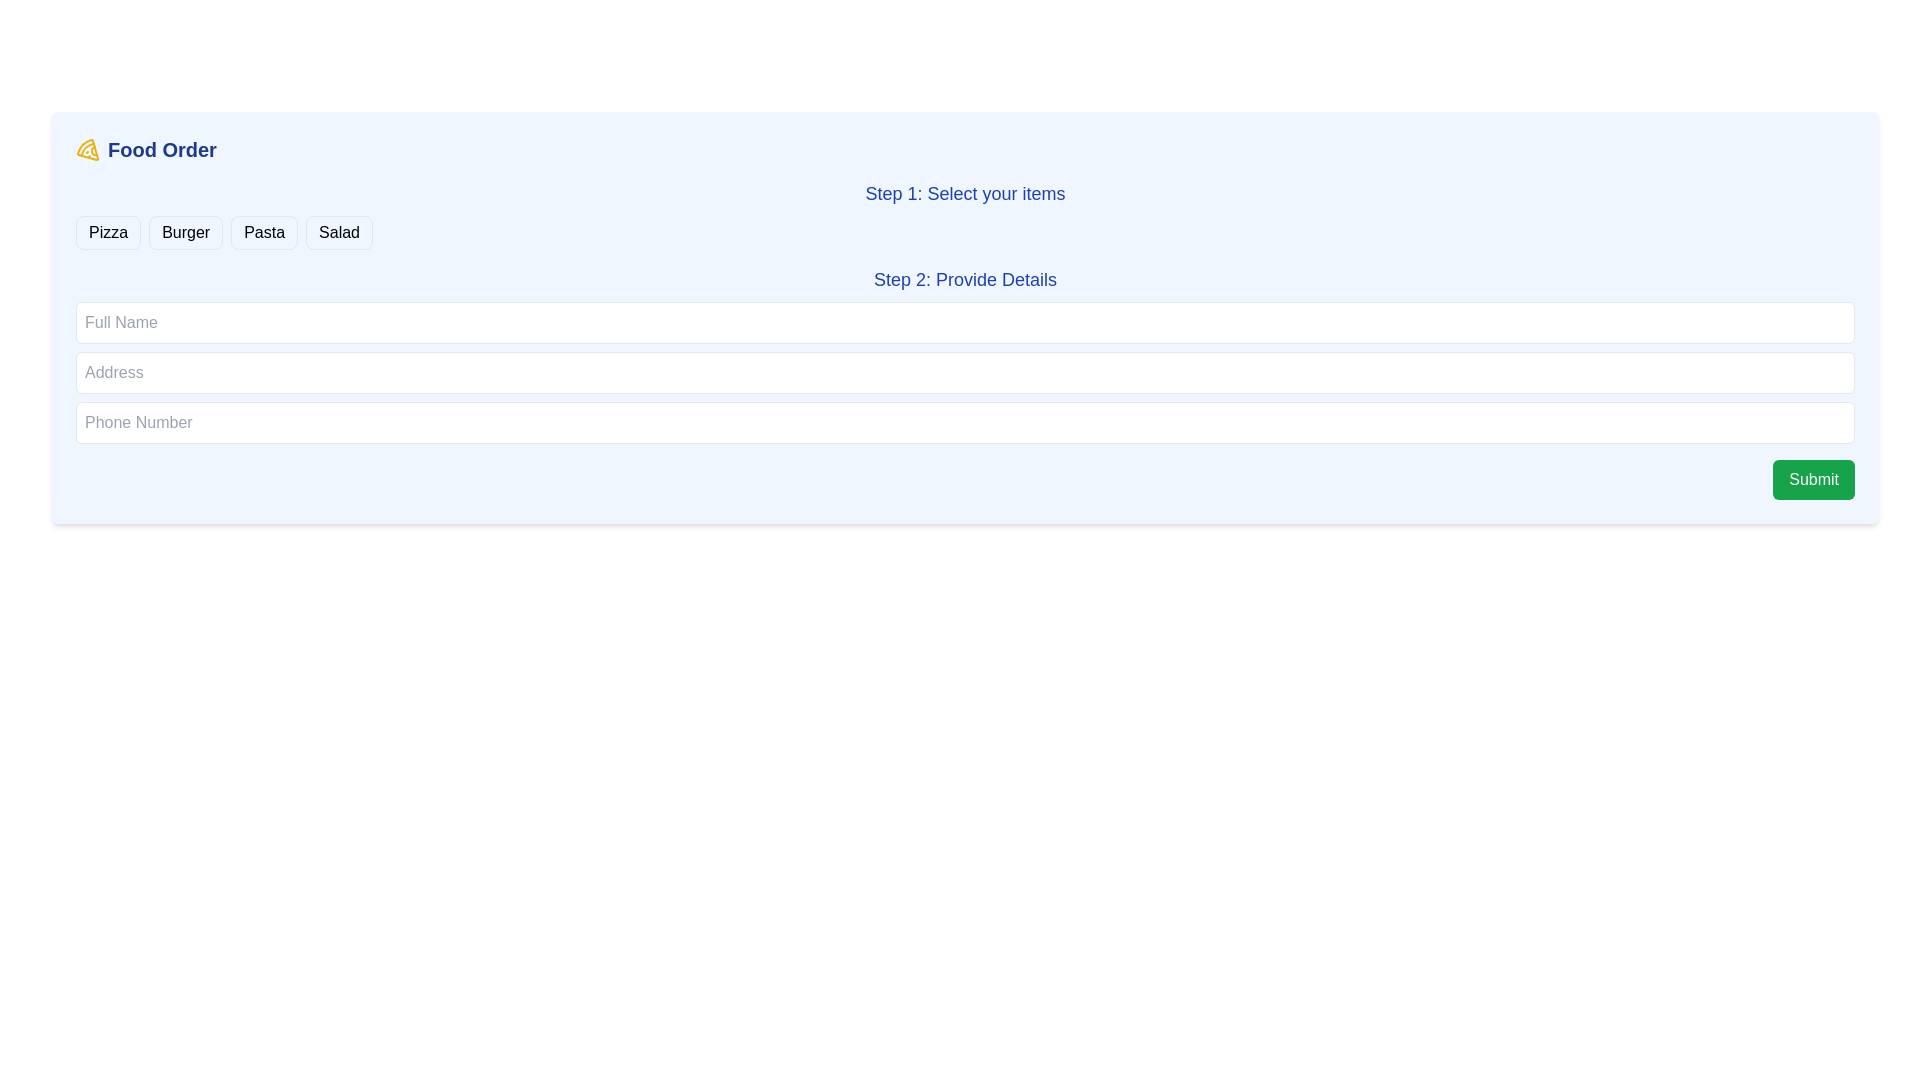  Describe the element at coordinates (263, 231) in the screenshot. I see `the 'Pasta' button, which is a rectangular button with bold text` at that location.